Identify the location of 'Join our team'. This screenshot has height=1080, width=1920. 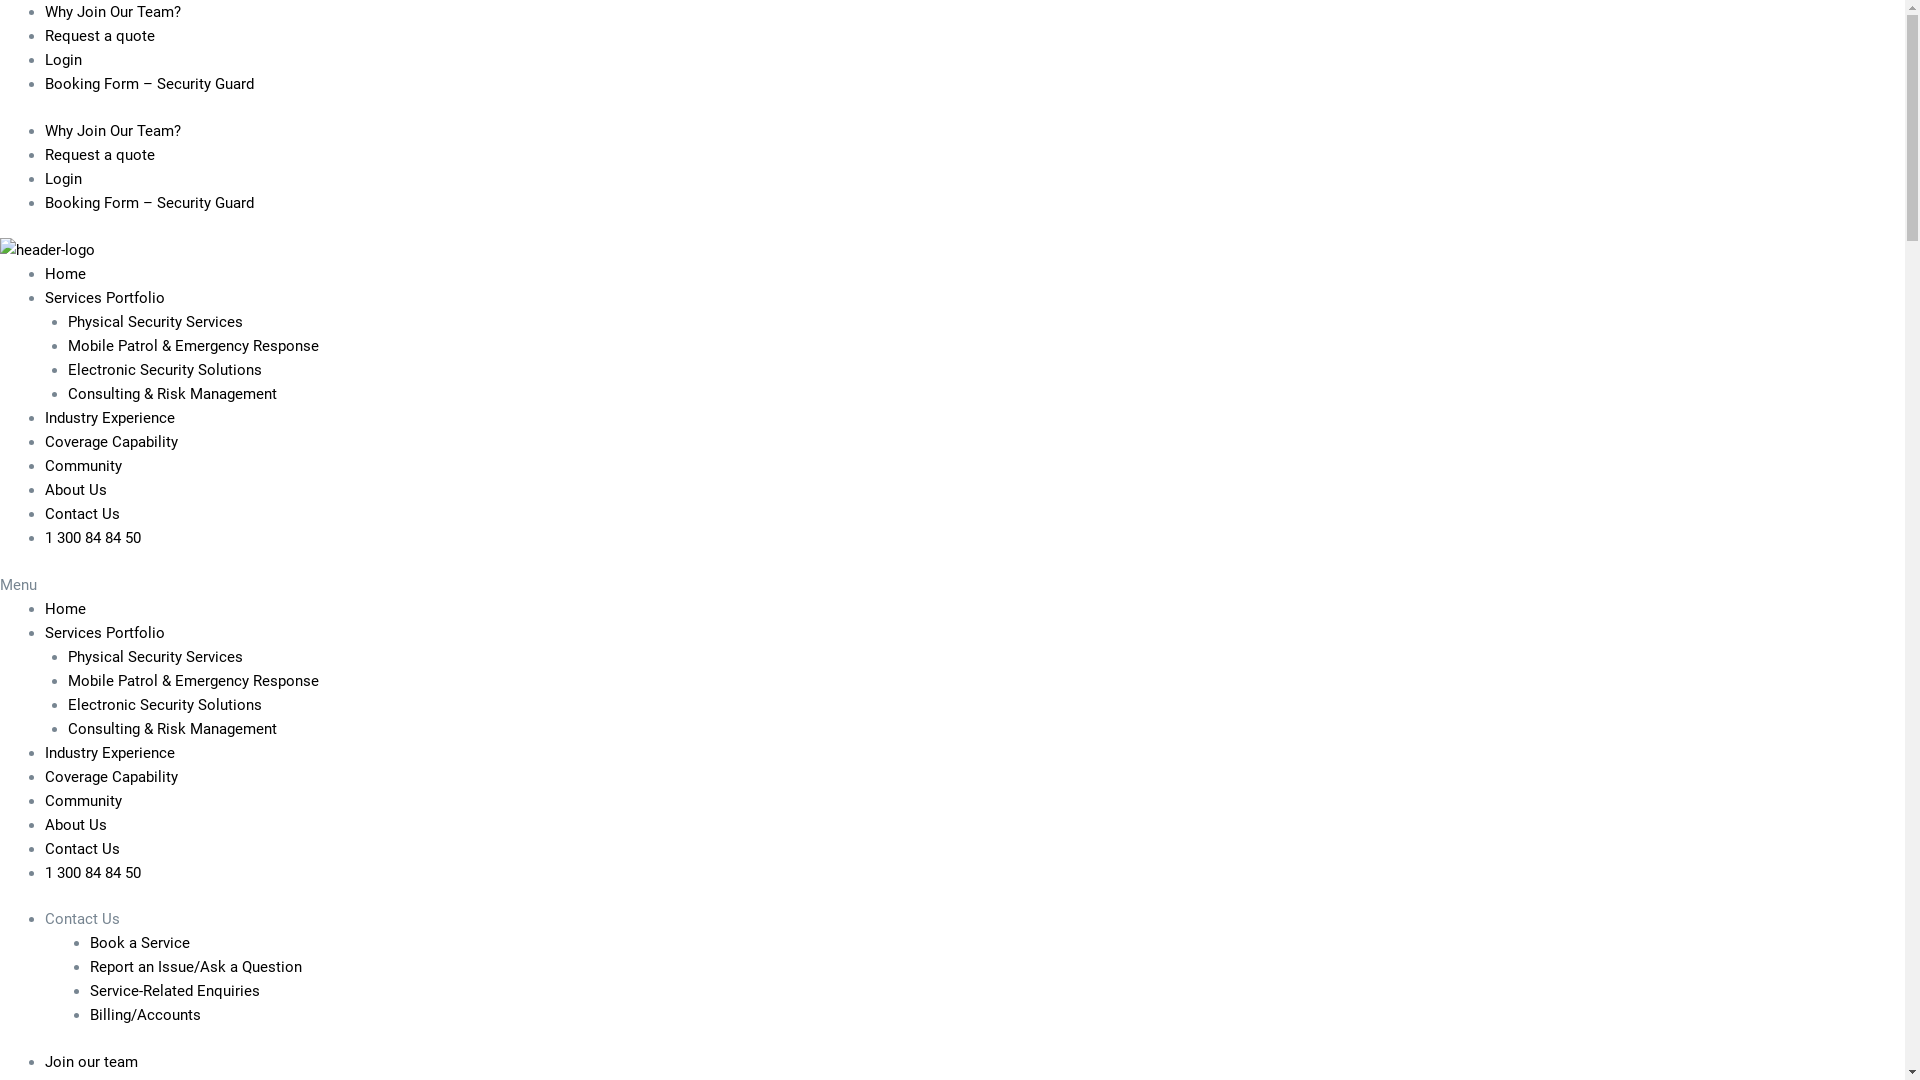
(90, 1060).